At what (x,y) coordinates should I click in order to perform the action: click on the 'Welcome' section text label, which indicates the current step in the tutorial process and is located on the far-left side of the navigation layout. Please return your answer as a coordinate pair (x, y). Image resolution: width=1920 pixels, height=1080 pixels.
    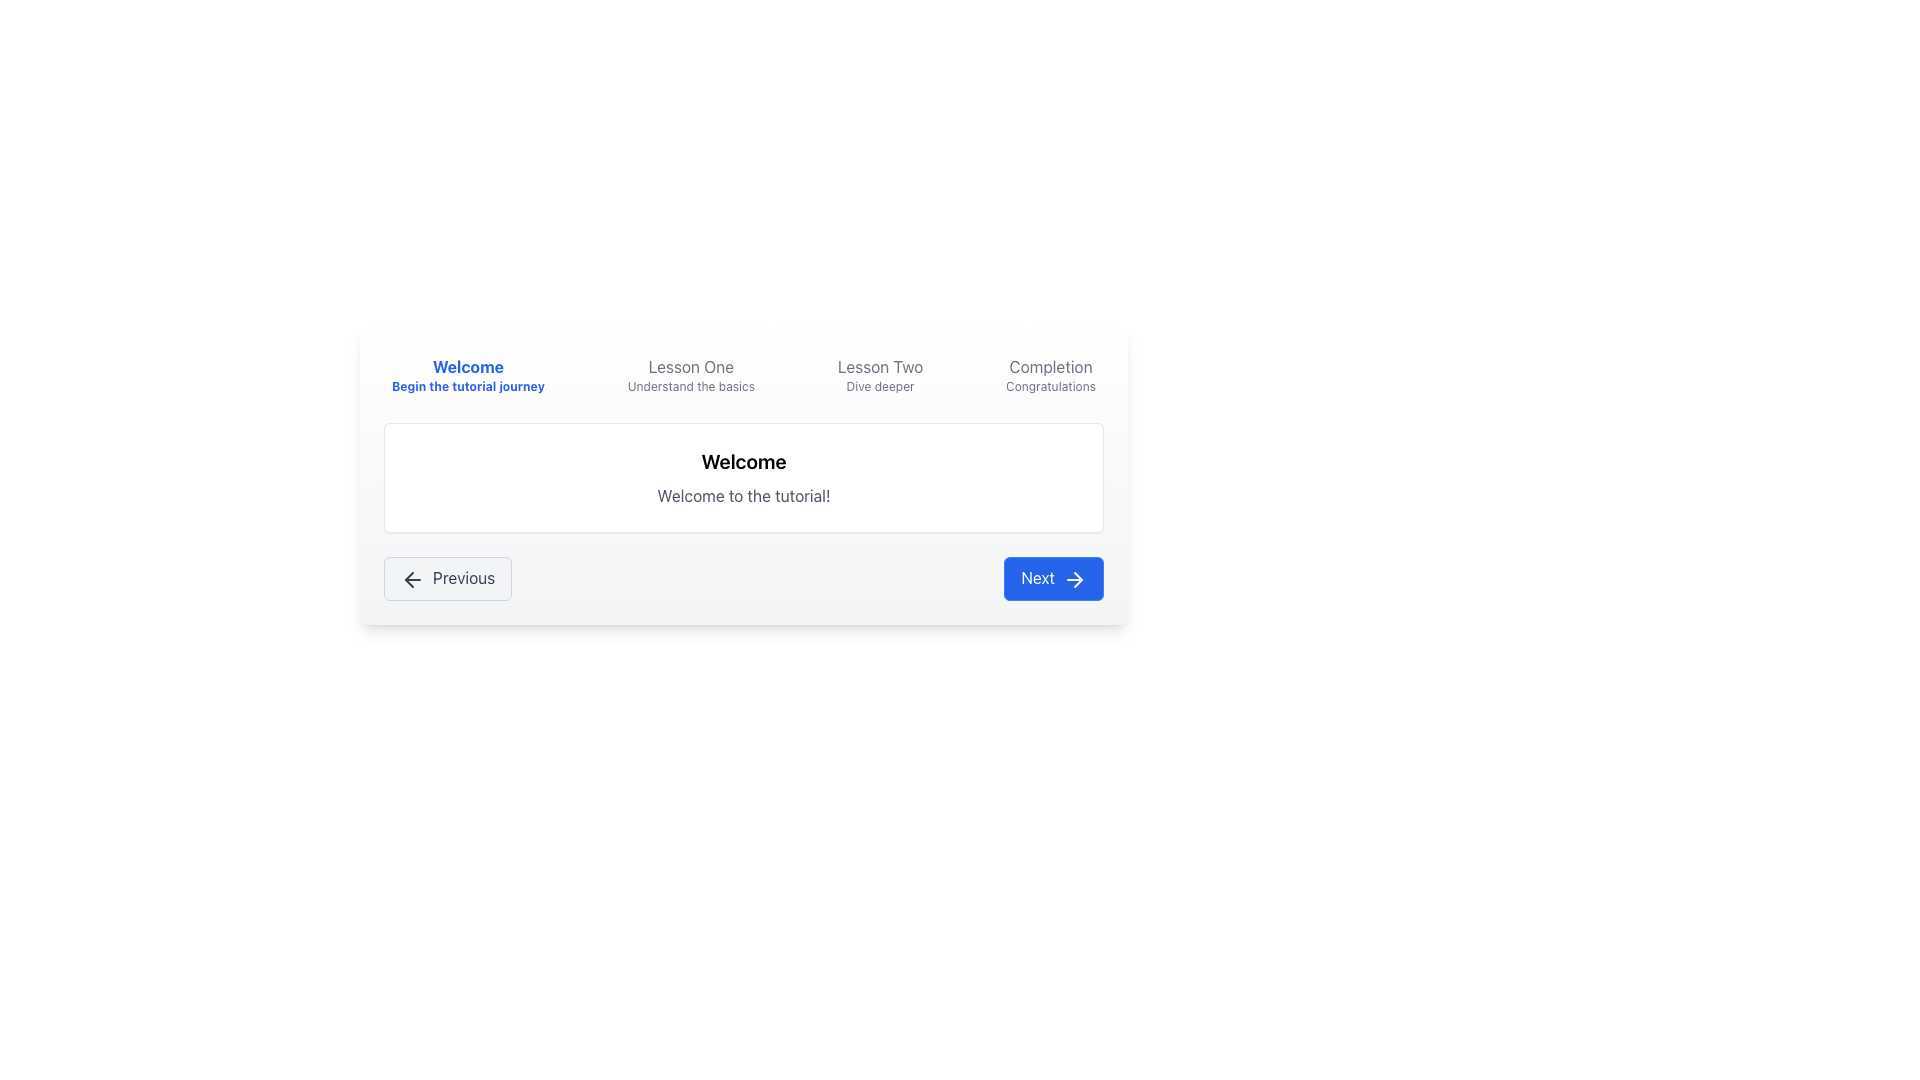
    Looking at the image, I should click on (467, 374).